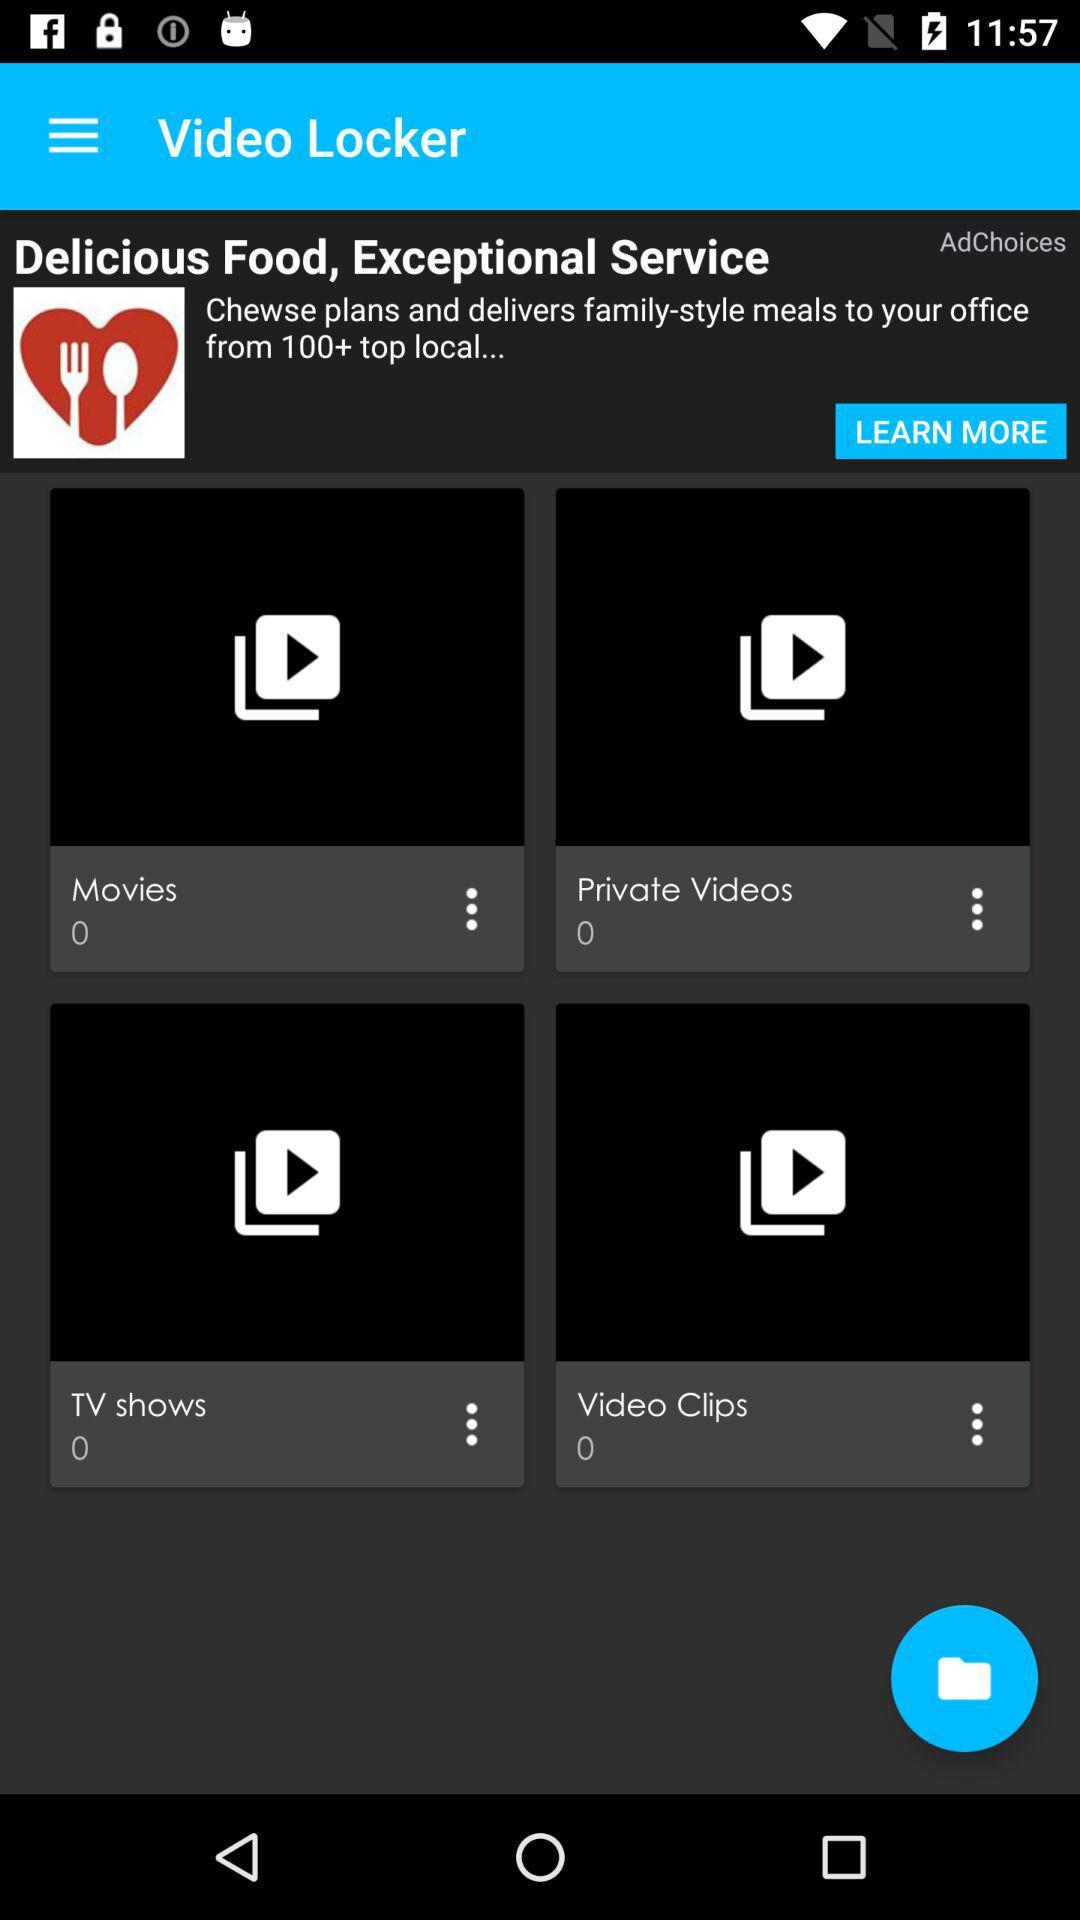  What do you see at coordinates (444, 254) in the screenshot?
I see `the icon next to adchoices` at bounding box center [444, 254].